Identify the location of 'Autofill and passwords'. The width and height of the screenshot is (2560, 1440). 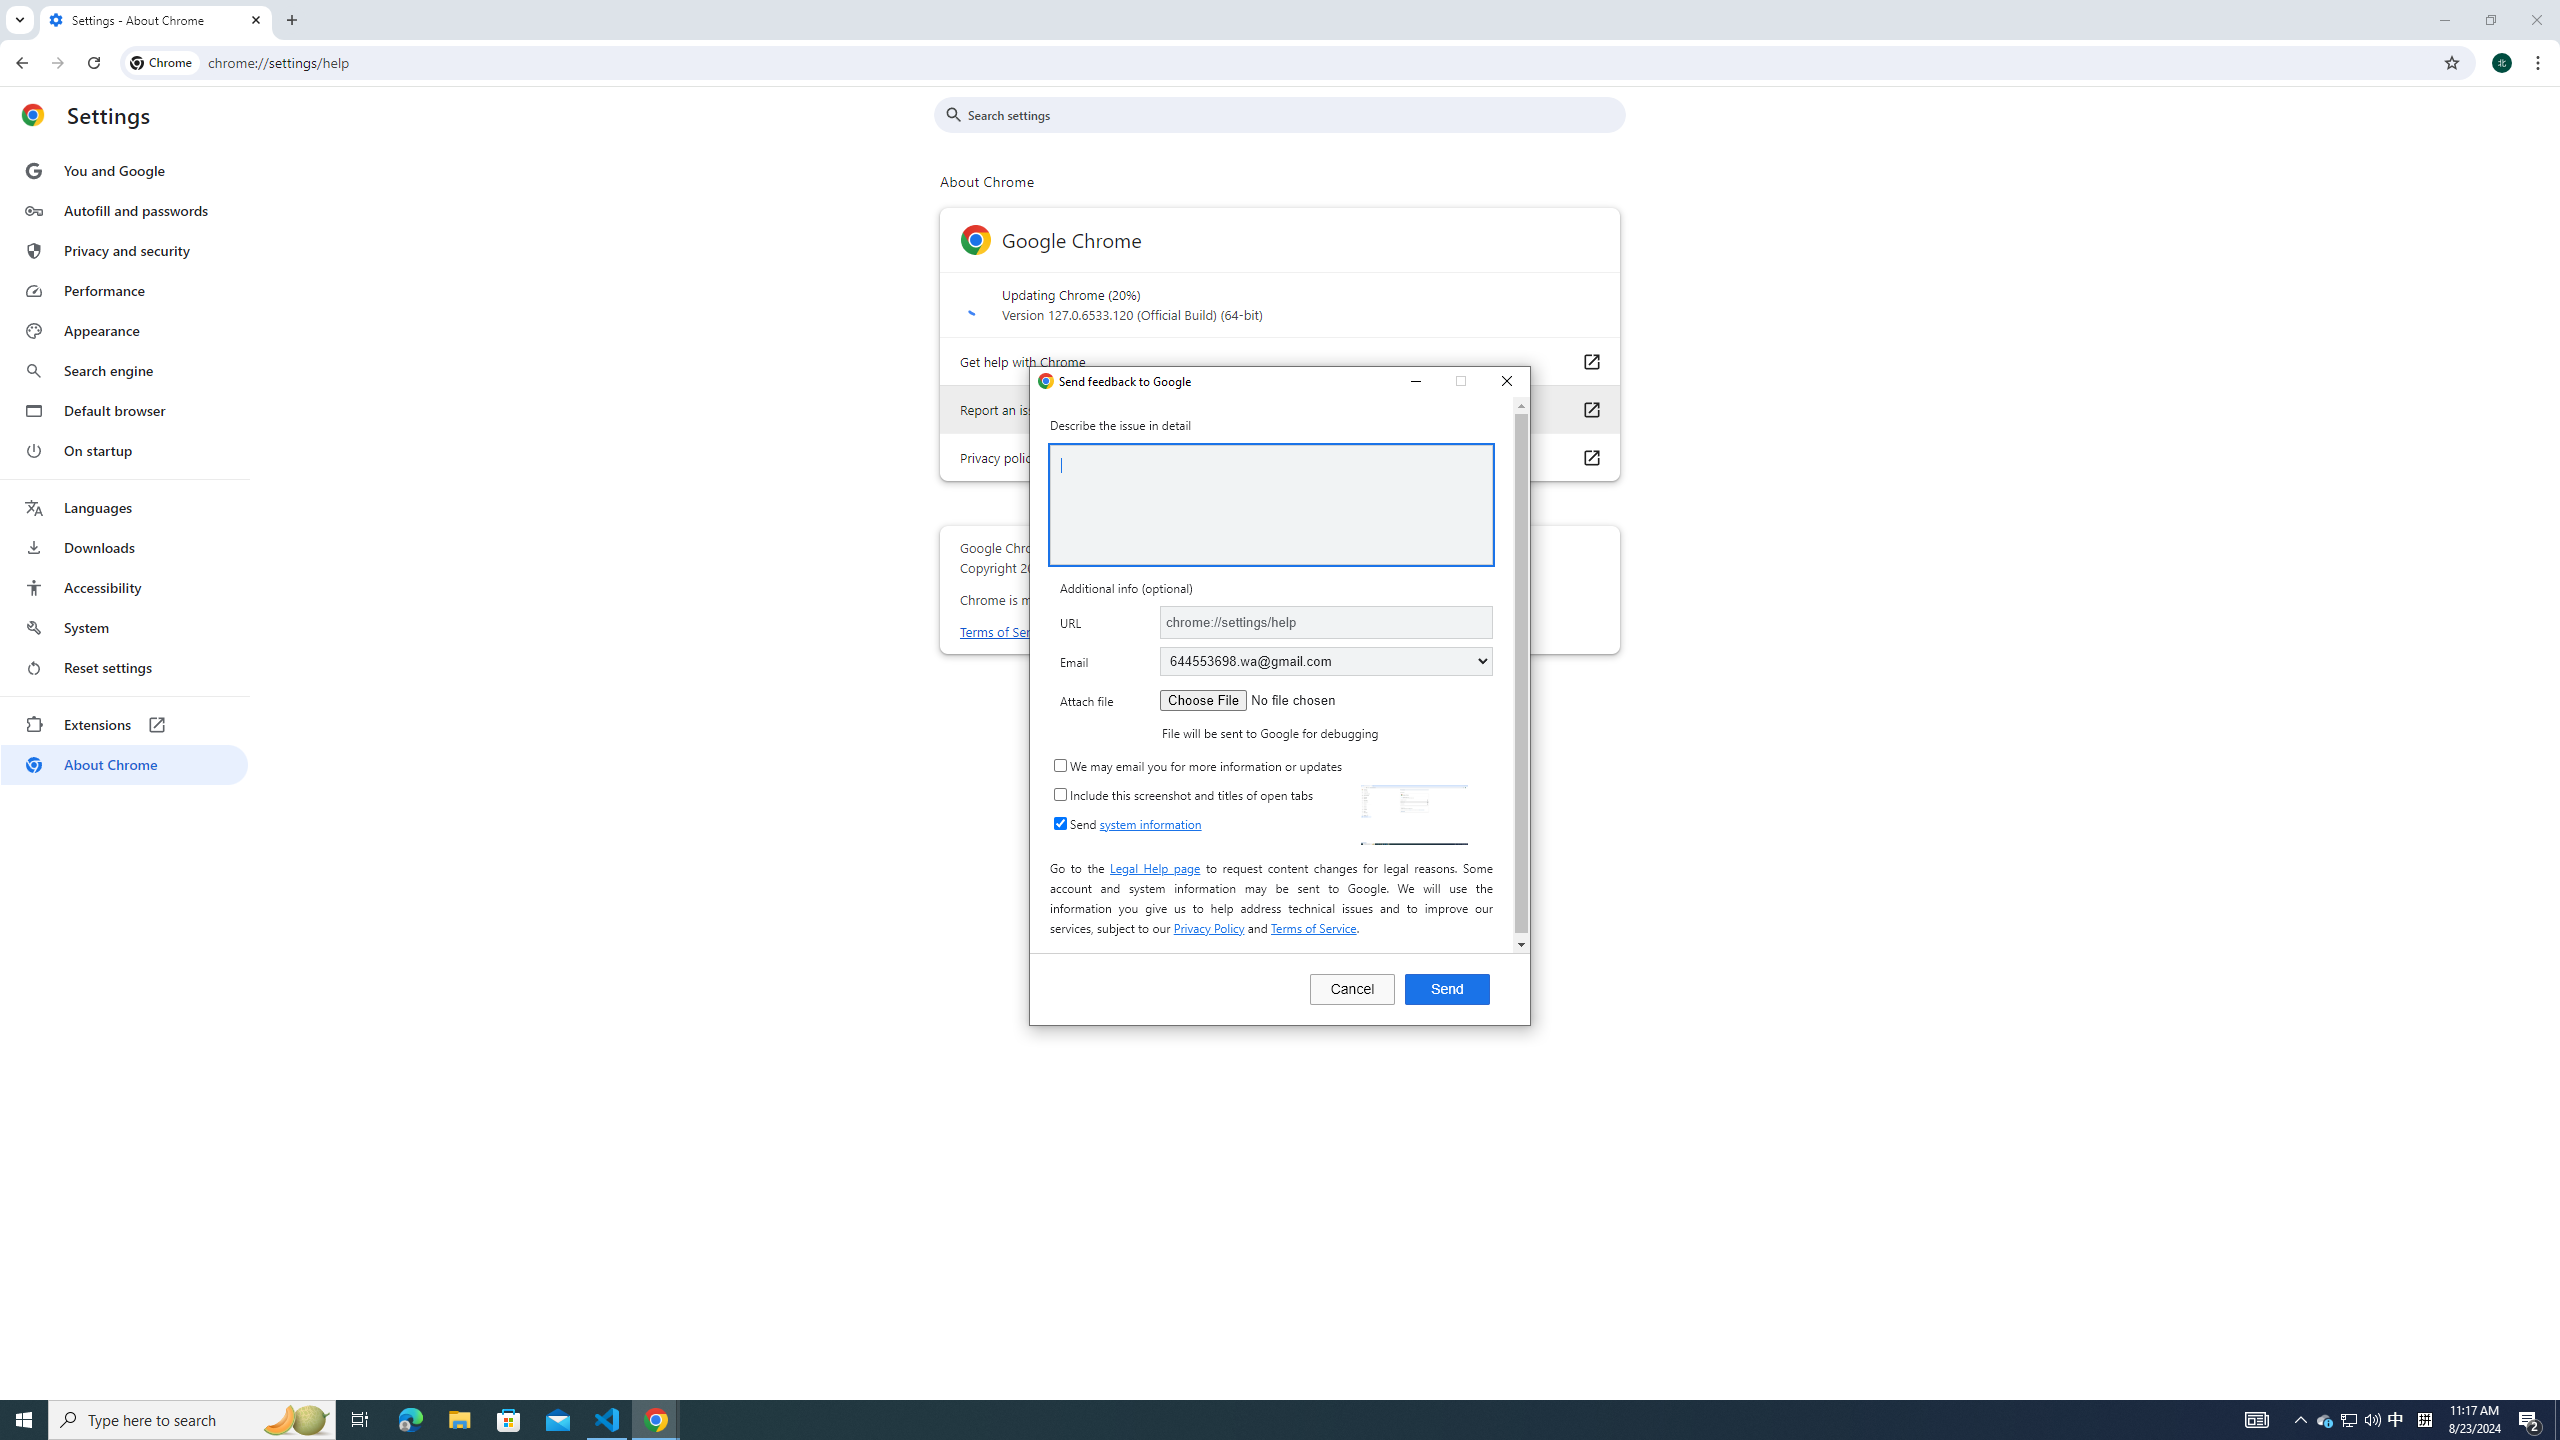
(123, 210).